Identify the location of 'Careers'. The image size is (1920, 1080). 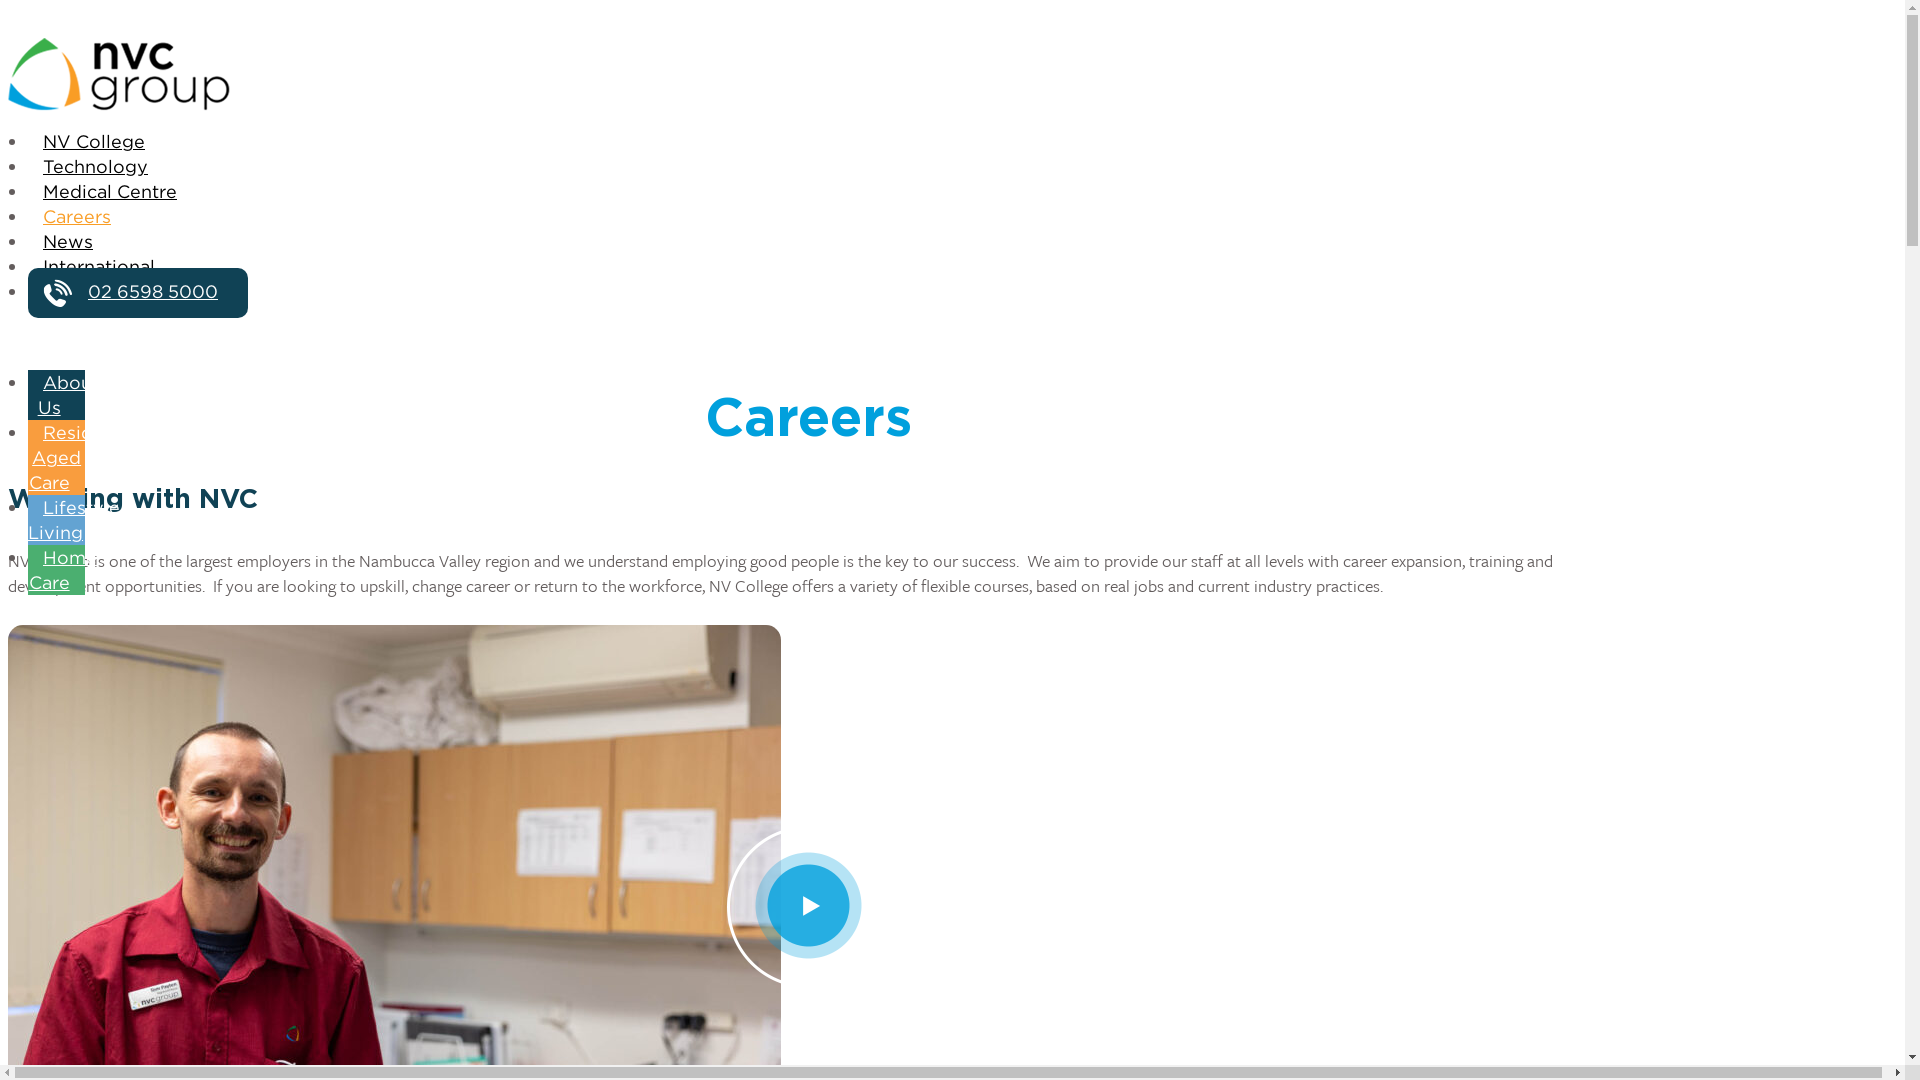
(28, 218).